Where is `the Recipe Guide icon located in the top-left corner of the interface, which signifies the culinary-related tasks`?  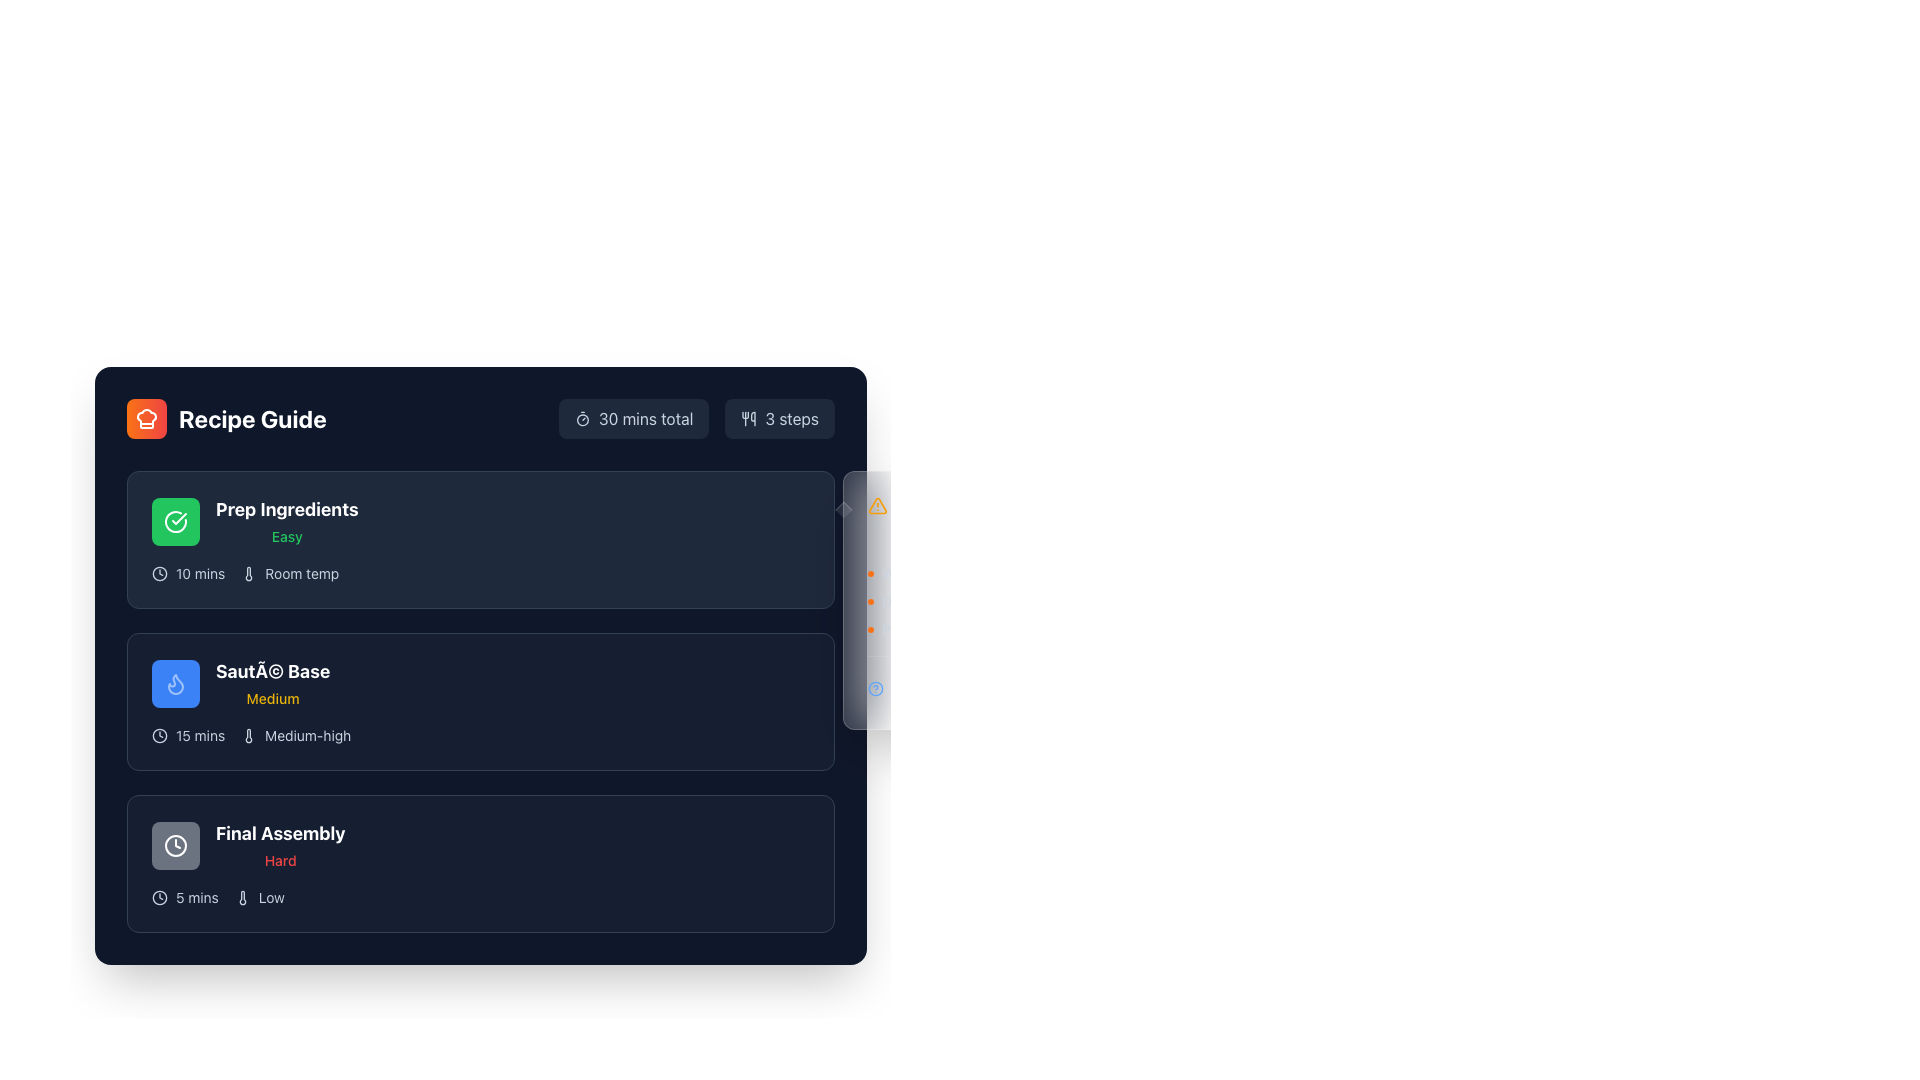 the Recipe Guide icon located in the top-left corner of the interface, which signifies the culinary-related tasks is located at coordinates (146, 418).